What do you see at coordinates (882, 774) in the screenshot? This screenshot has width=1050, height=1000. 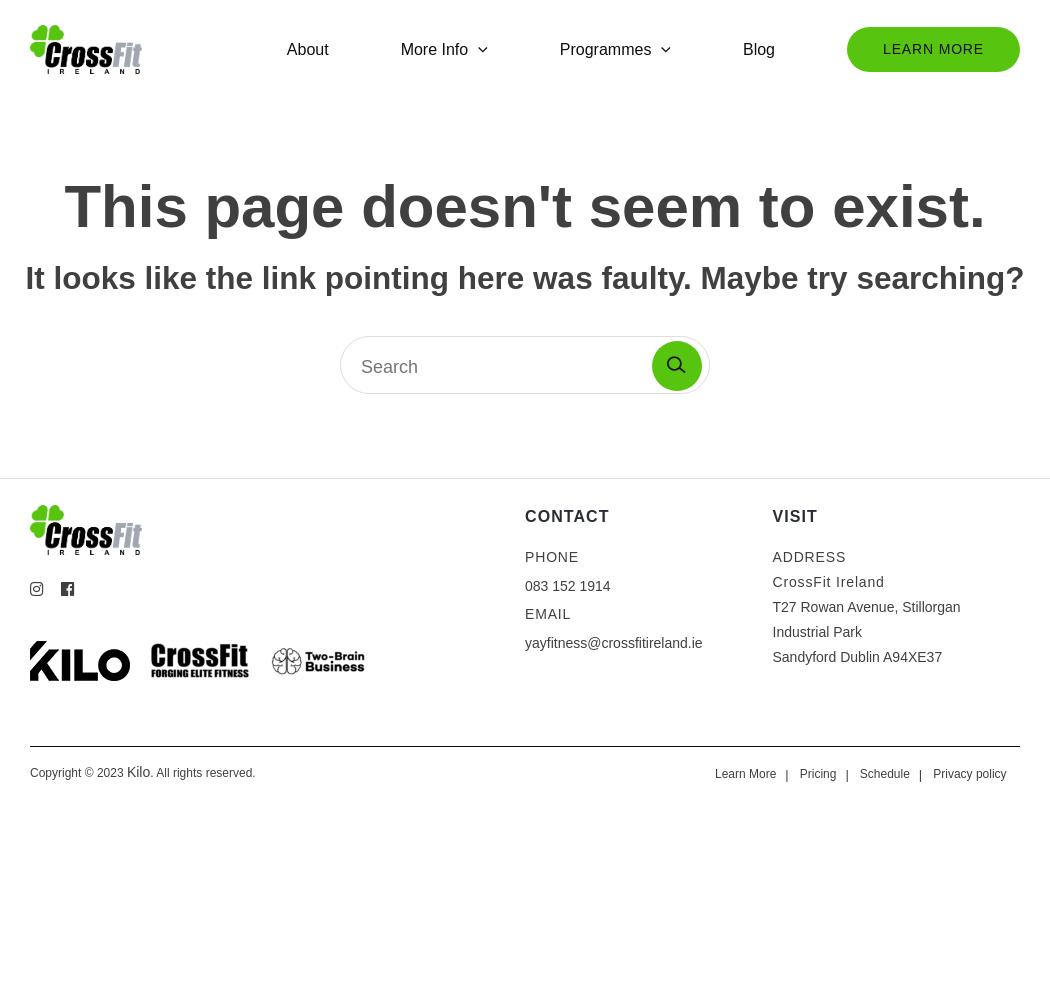 I see `'Schedule'` at bounding box center [882, 774].